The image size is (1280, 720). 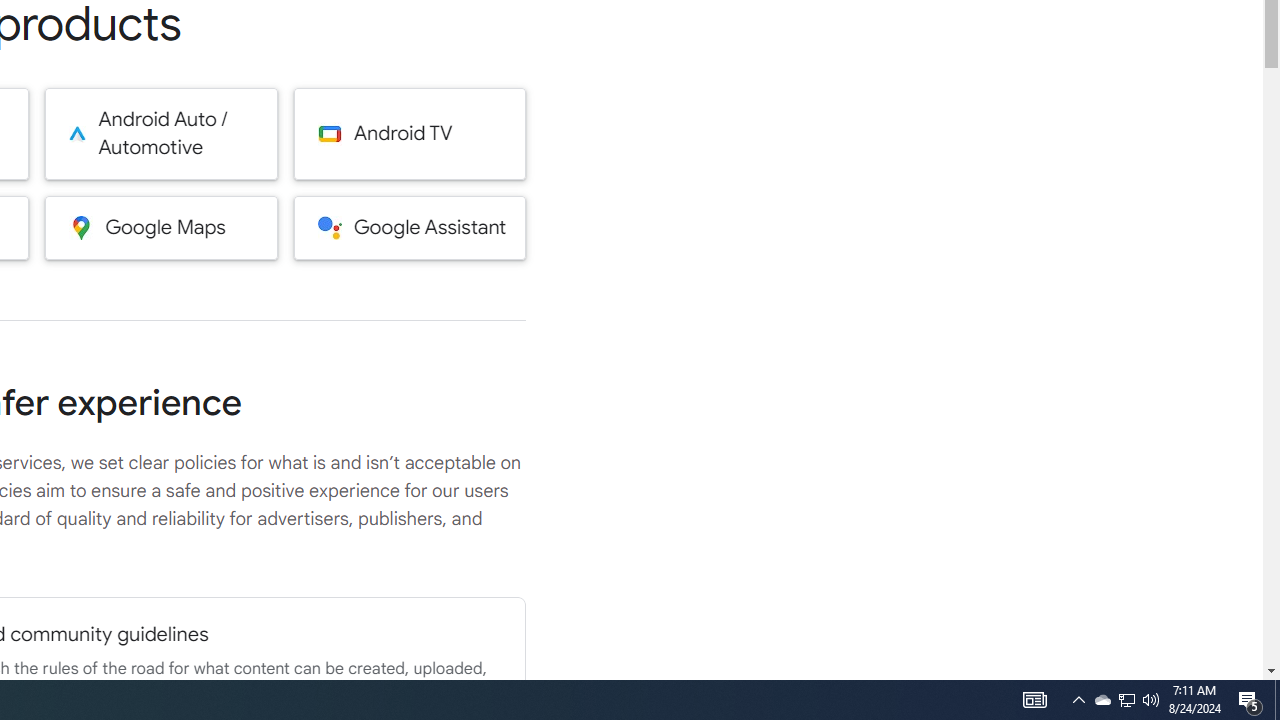 I want to click on 'Android Auto / Automotive', so click(x=161, y=133).